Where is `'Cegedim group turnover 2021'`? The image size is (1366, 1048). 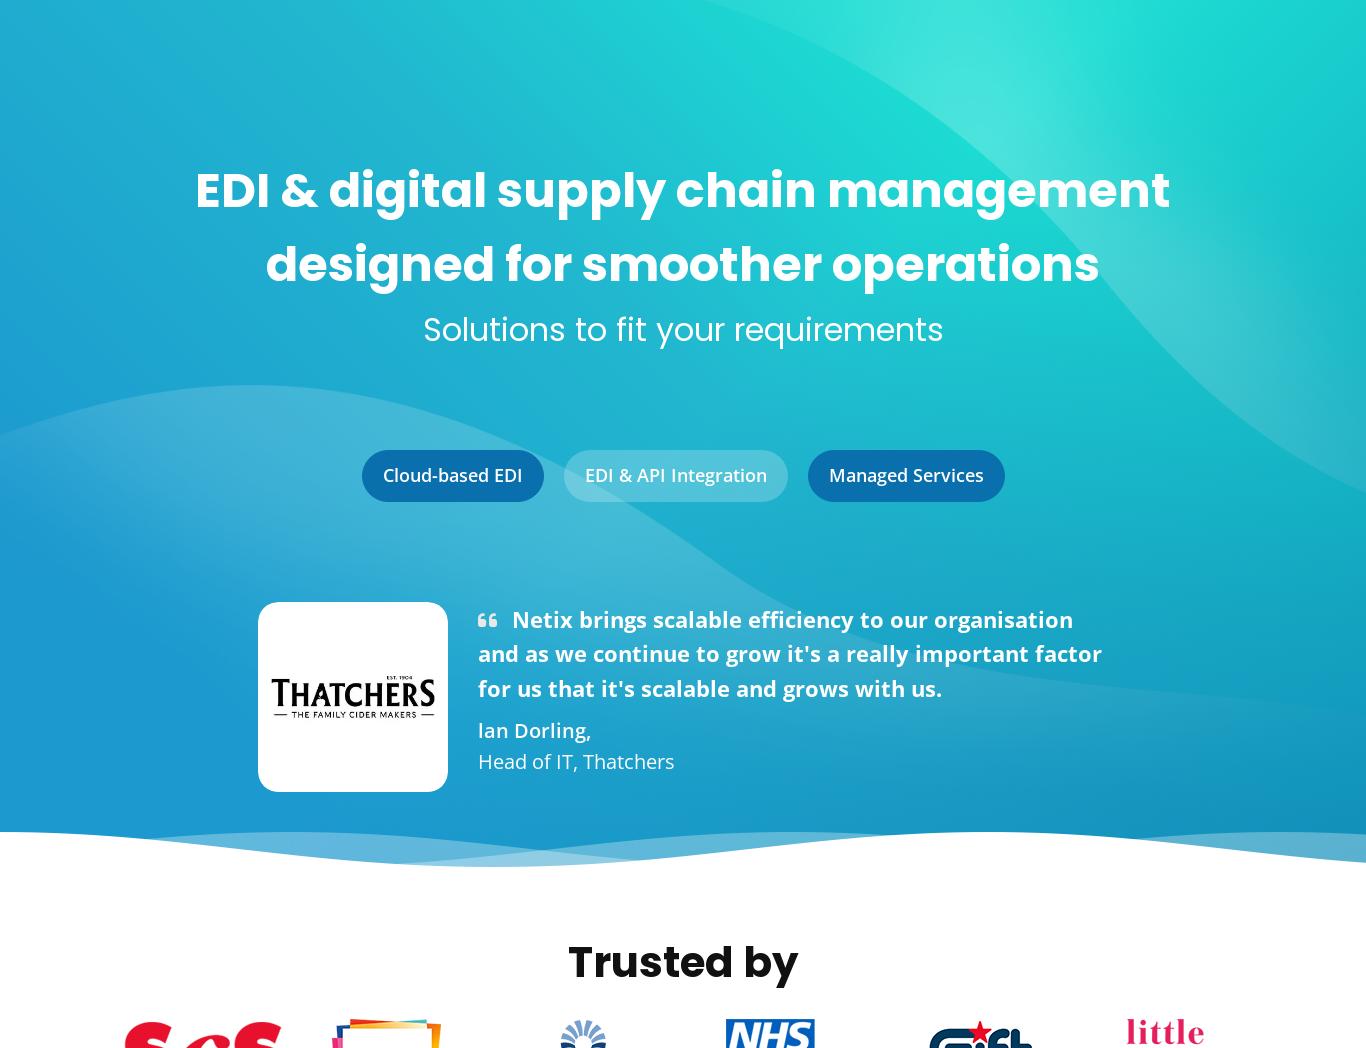 'Cegedim group turnover 2021' is located at coordinates (1084, 236).